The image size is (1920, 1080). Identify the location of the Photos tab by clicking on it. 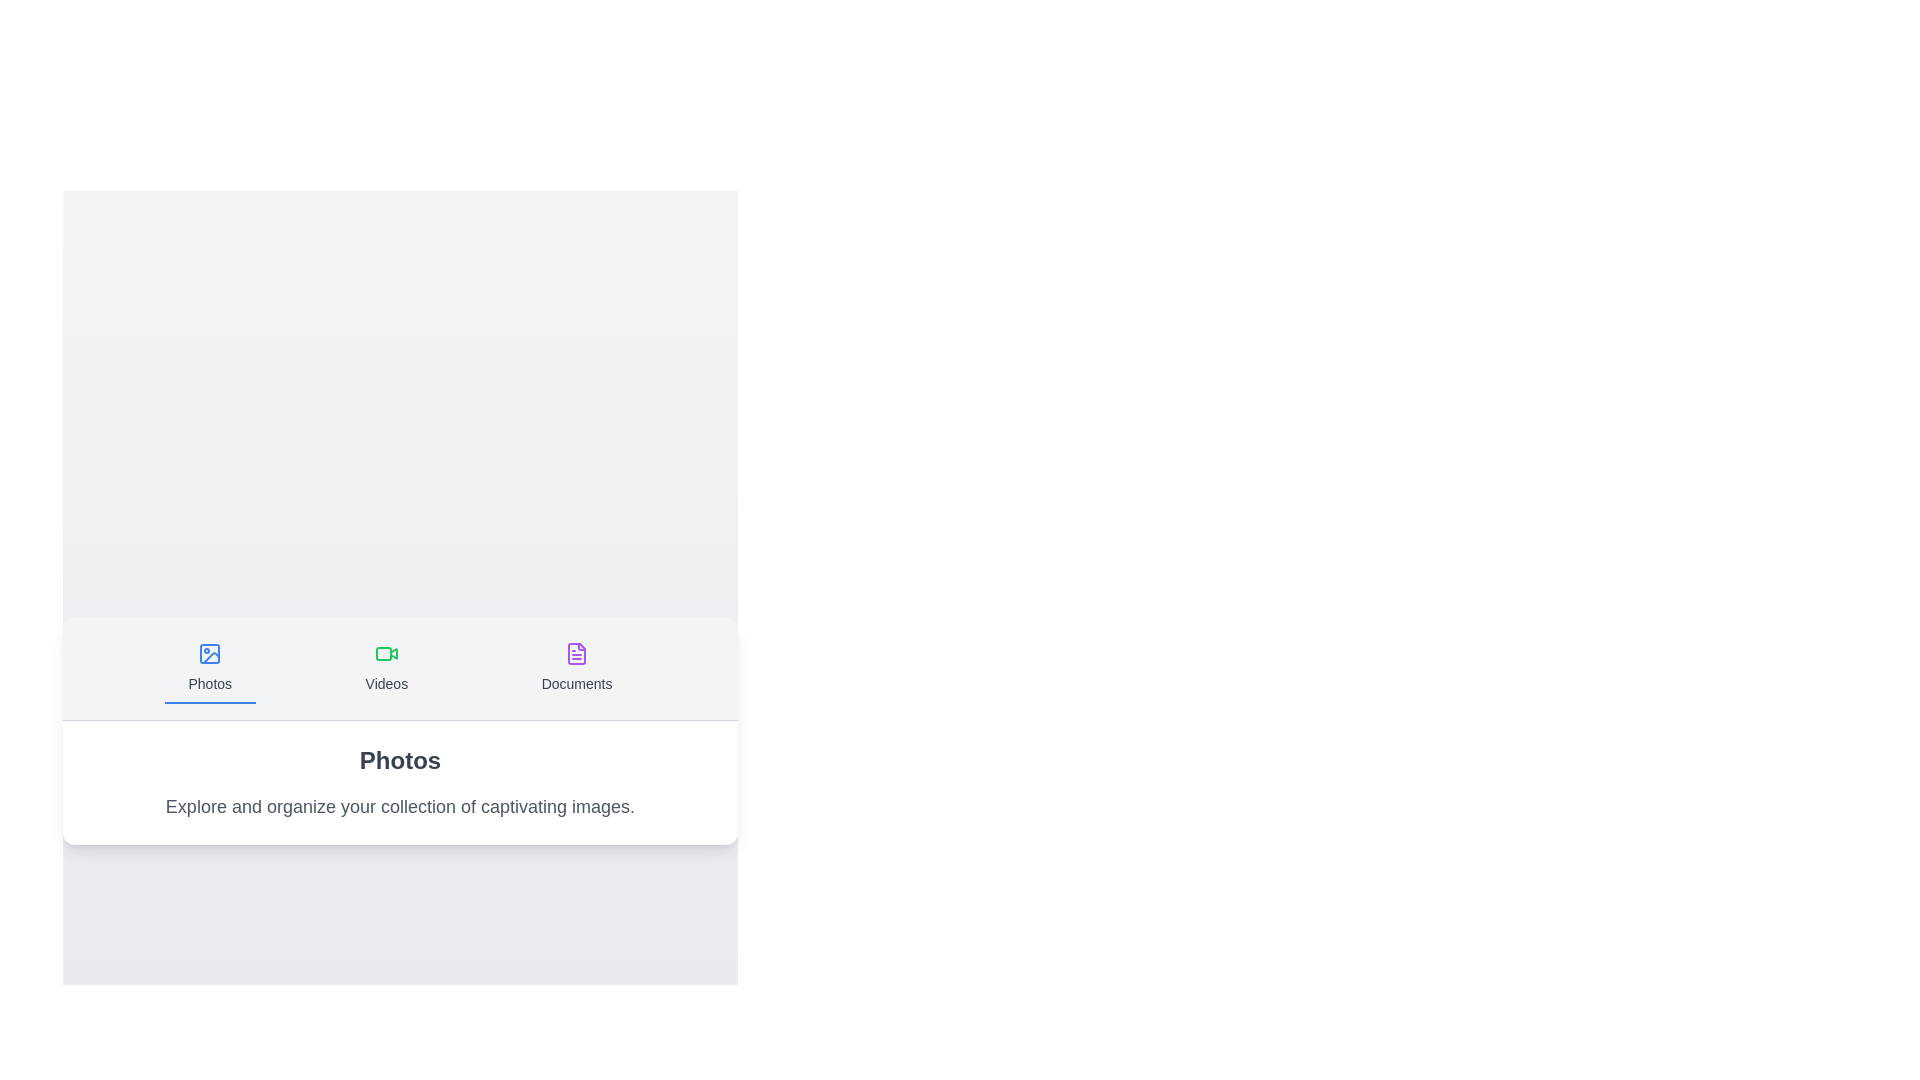
(210, 667).